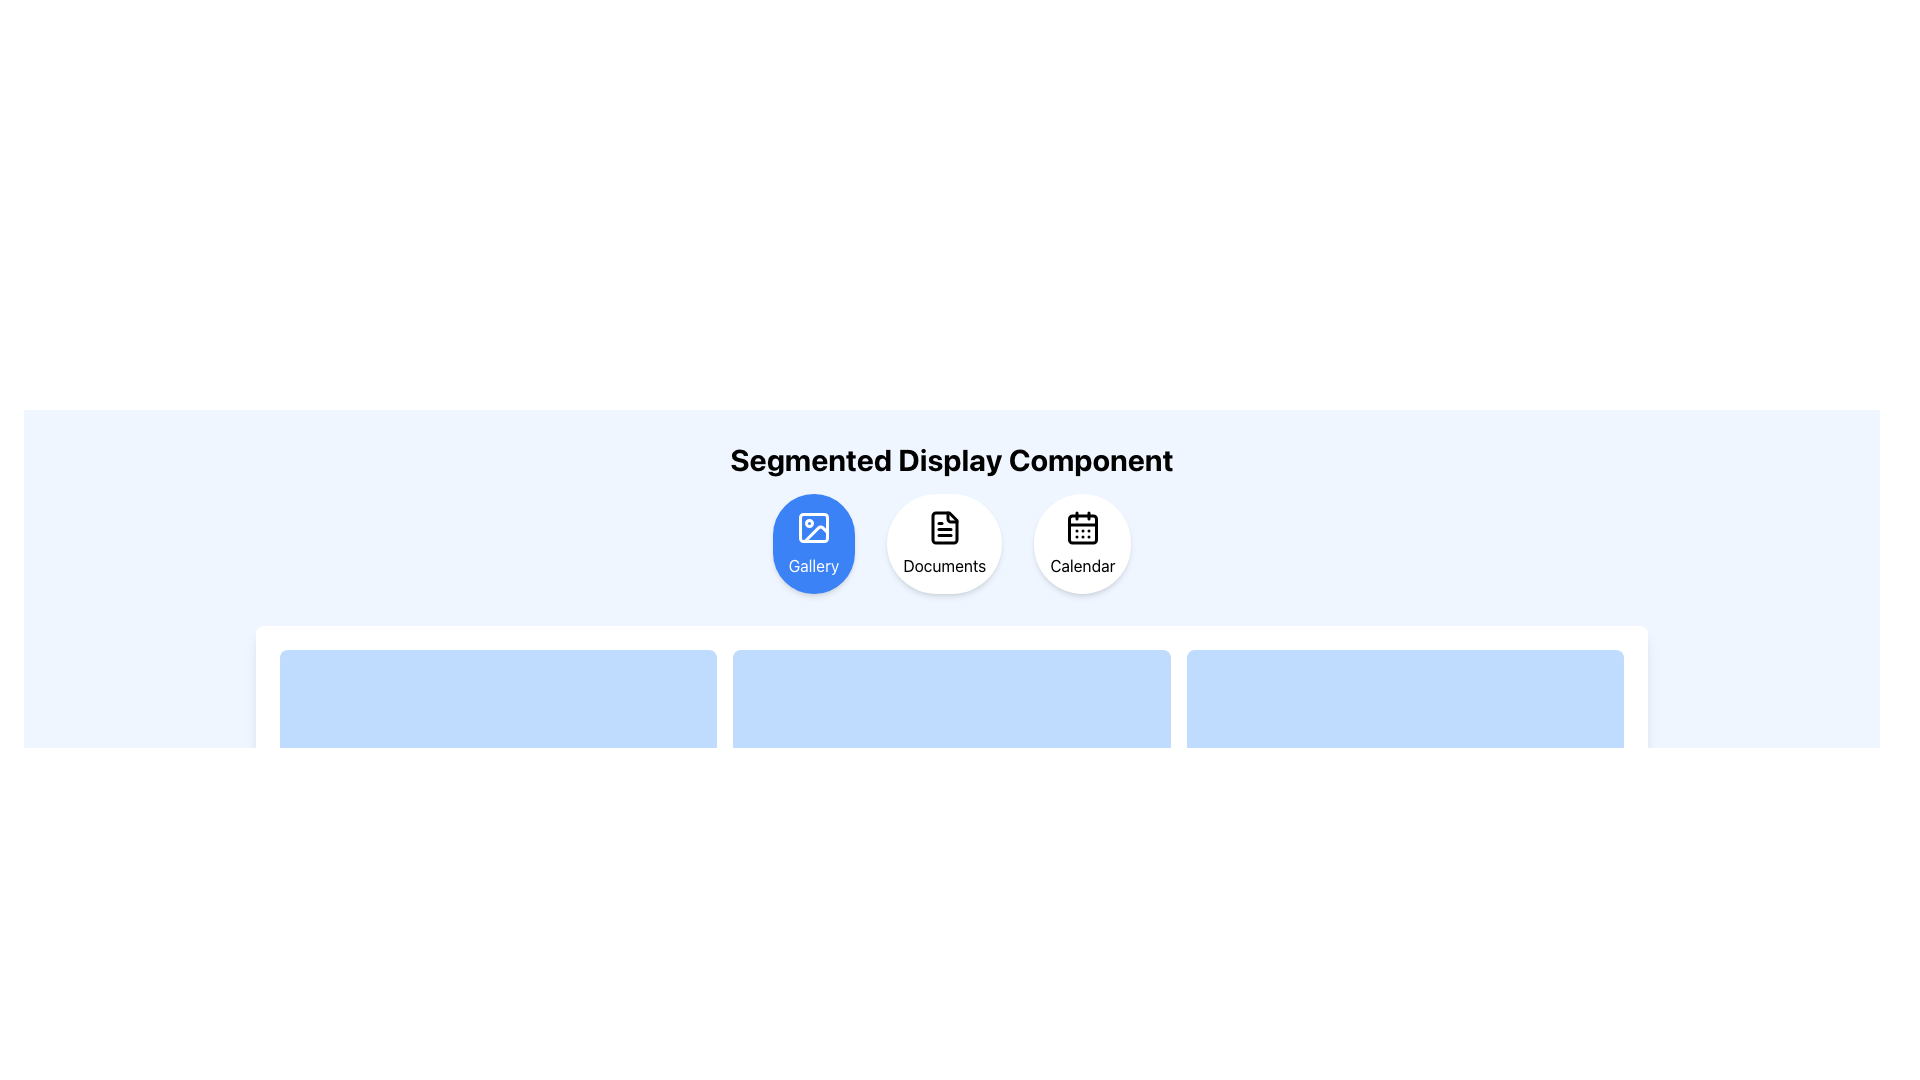  What do you see at coordinates (943, 527) in the screenshot?
I see `the 'Documents' icon` at bounding box center [943, 527].